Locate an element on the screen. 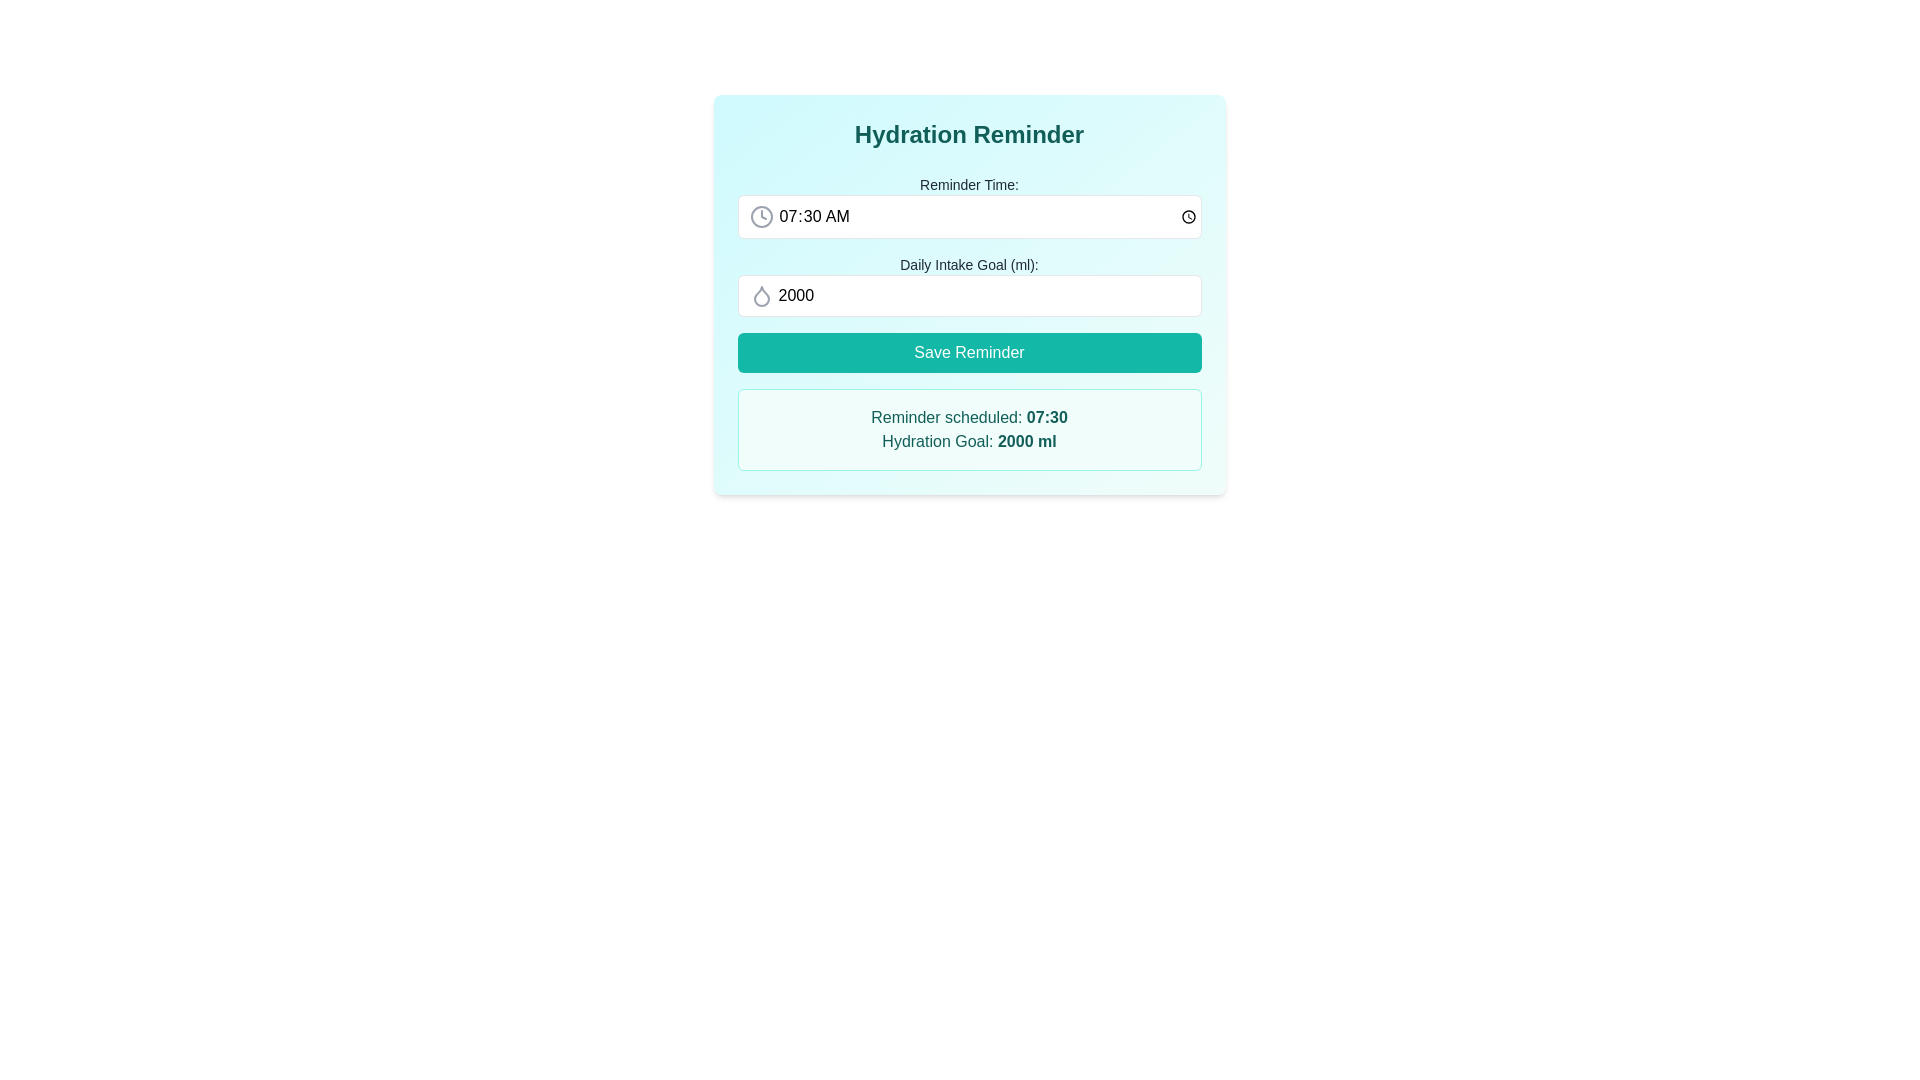 Image resolution: width=1920 pixels, height=1080 pixels. label that indicates the daily intake goal in milliliters, which is centrally positioned between the 'Reminder Time:' label and the input field with a droplet icon is located at coordinates (969, 264).